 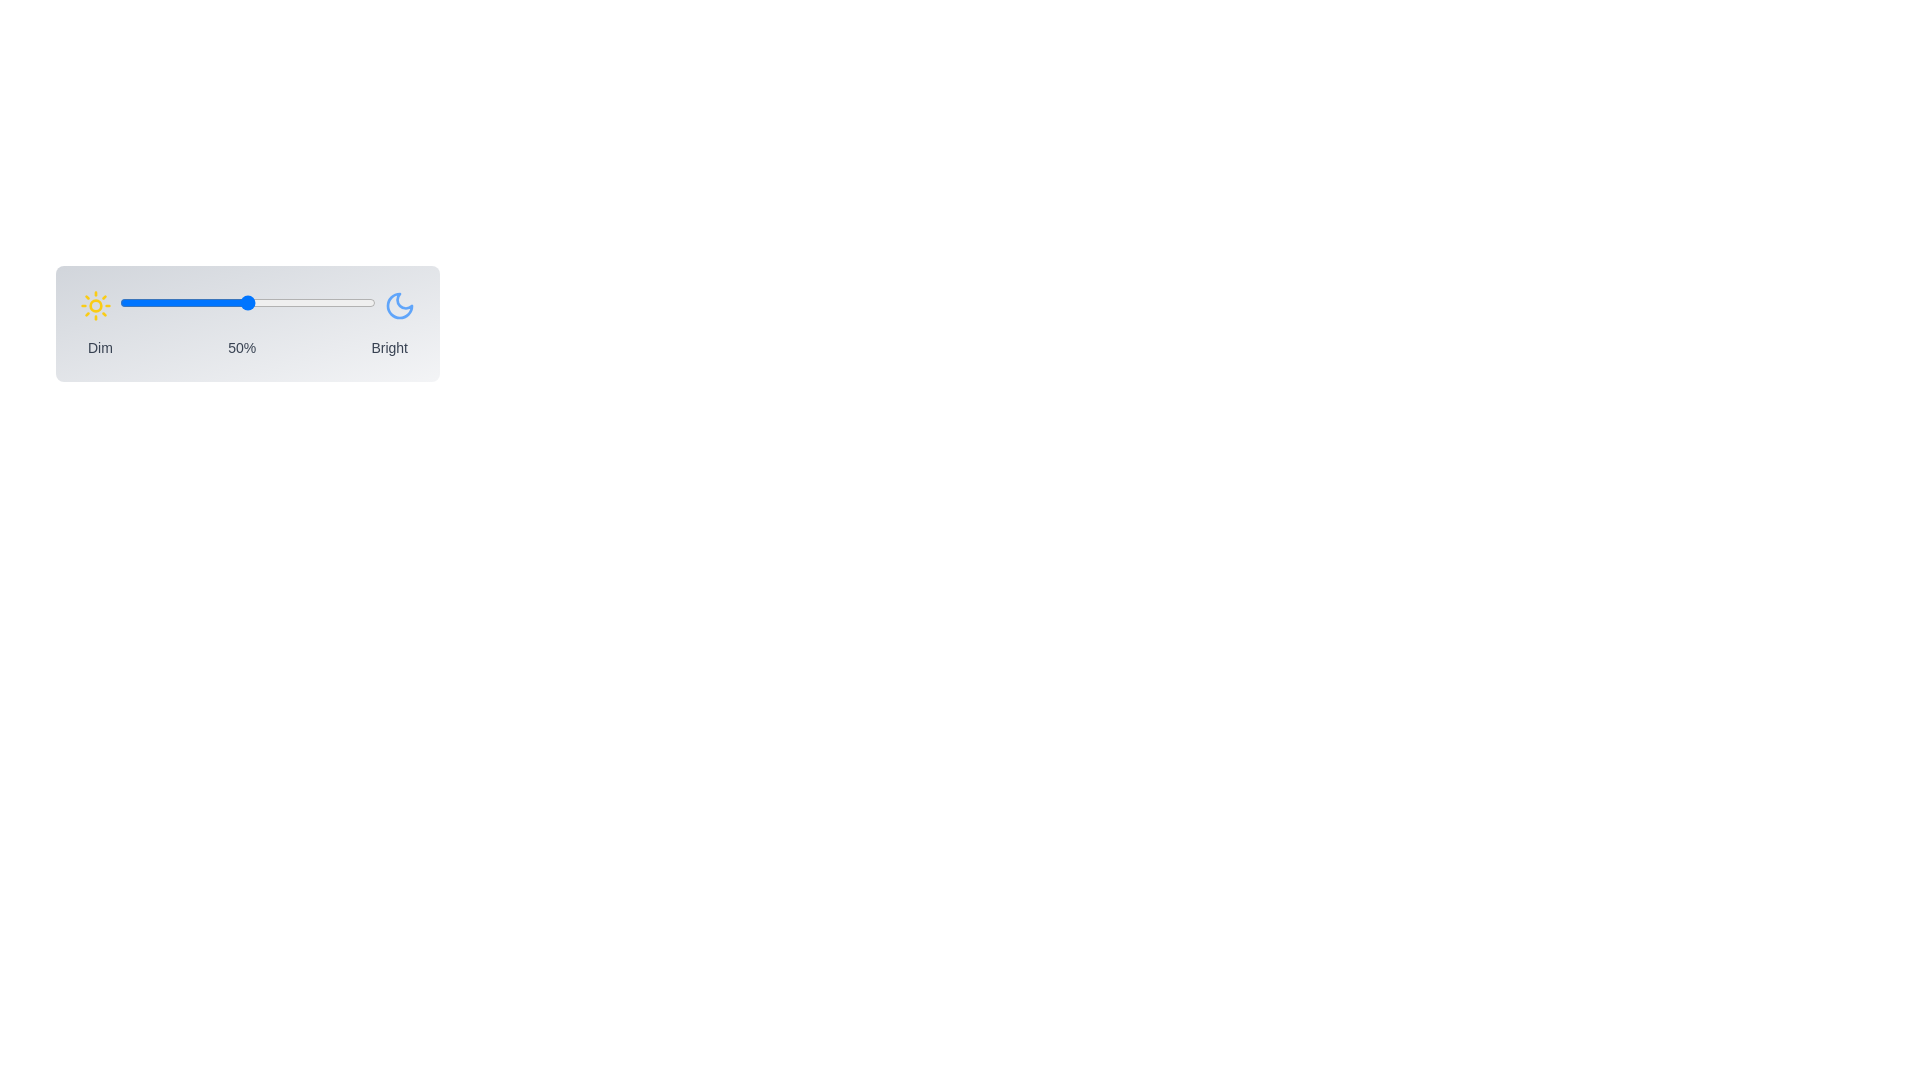 What do you see at coordinates (95, 305) in the screenshot?
I see `the sun icon to activate its functionality` at bounding box center [95, 305].